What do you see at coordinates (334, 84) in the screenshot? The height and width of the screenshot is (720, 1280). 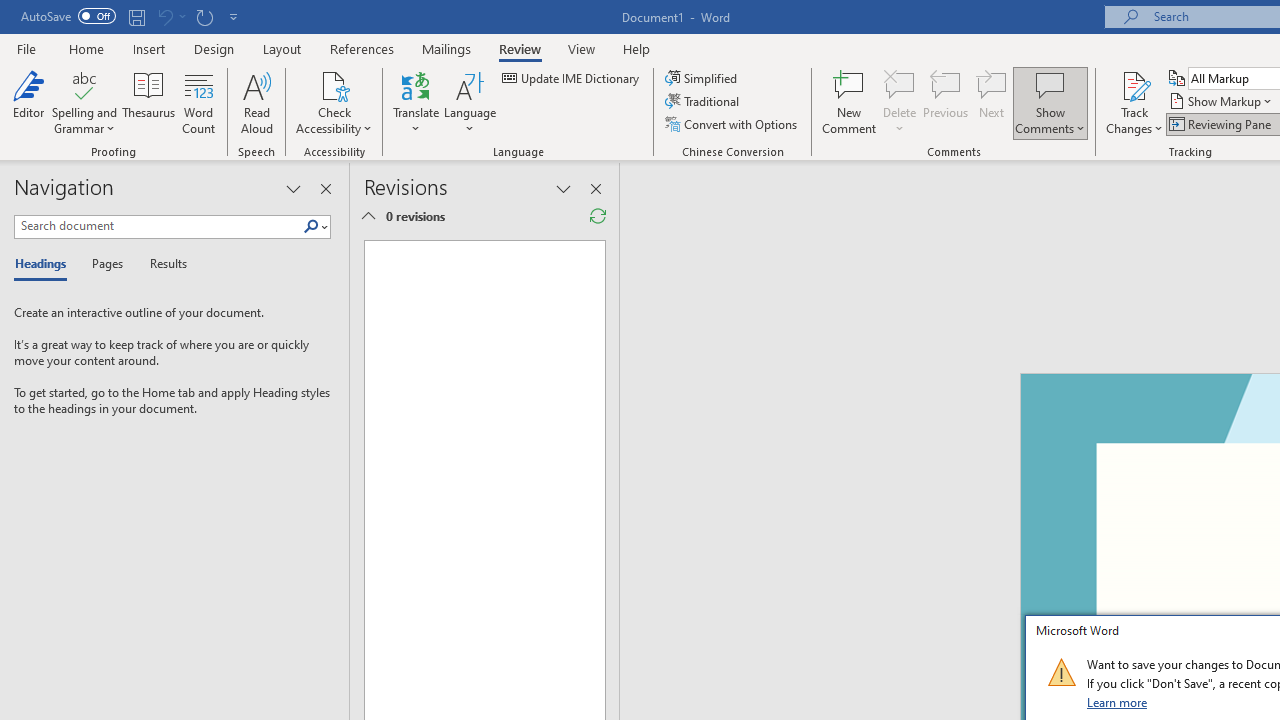 I see `'Check Accessibility'` at bounding box center [334, 84].